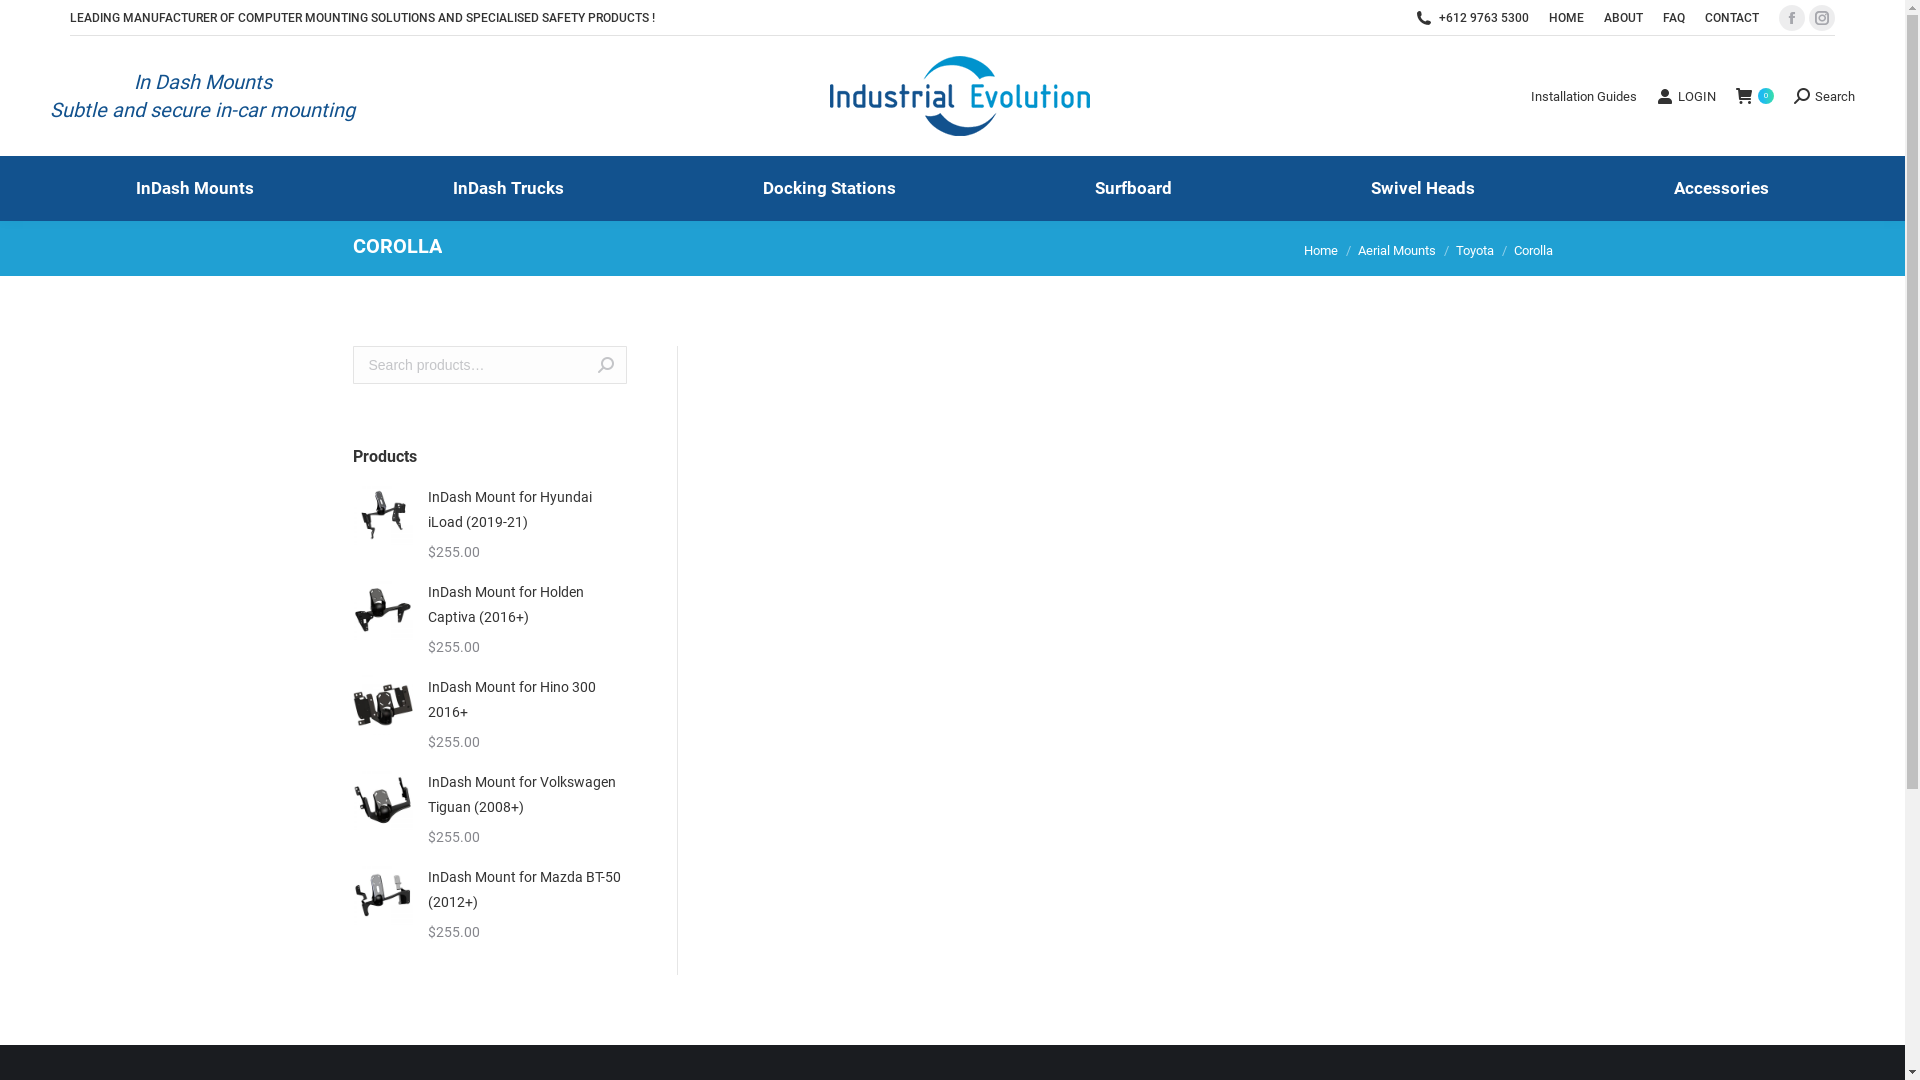 This screenshot has width=1920, height=1080. I want to click on 'LOGIN', so click(1685, 96).